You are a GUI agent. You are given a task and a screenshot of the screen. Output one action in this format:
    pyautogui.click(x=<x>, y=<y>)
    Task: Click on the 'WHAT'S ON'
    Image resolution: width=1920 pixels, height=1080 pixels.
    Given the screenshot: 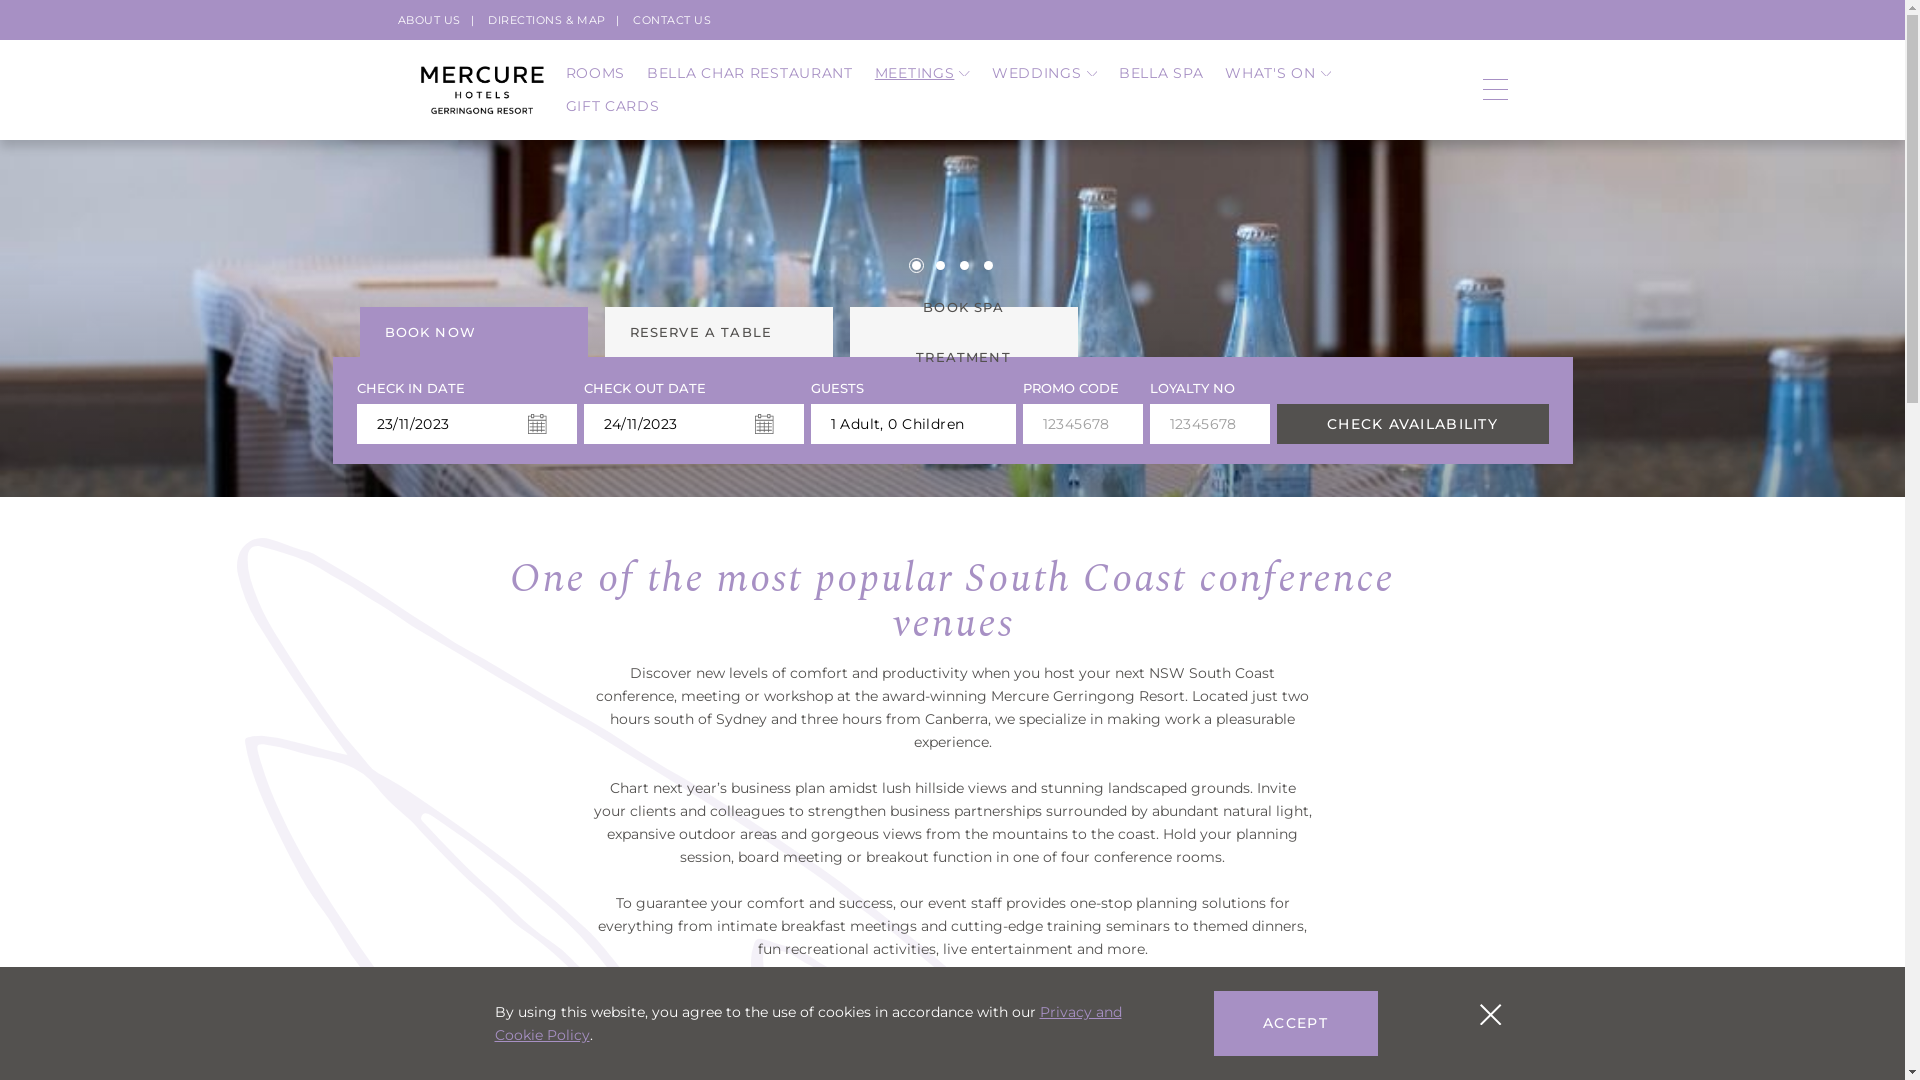 What is the action you would take?
    pyautogui.click(x=1276, y=72)
    